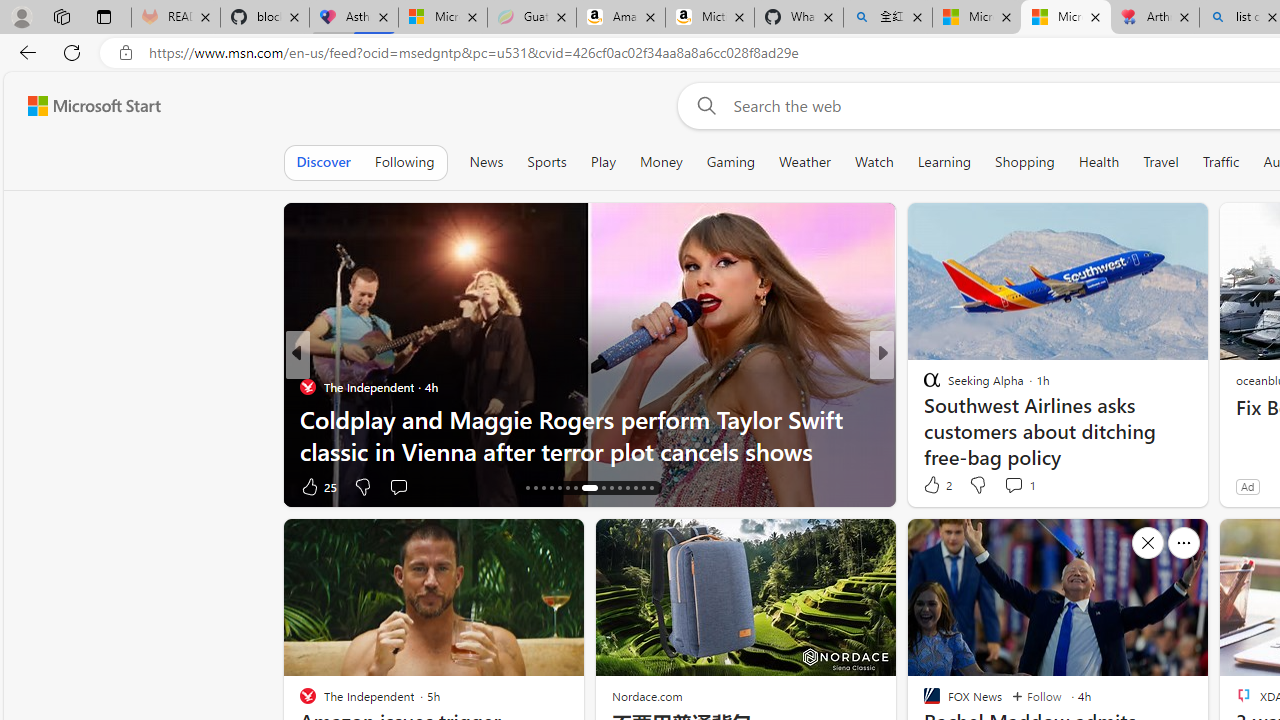  Describe the element at coordinates (86, 105) in the screenshot. I see `'Skip to content'` at that location.